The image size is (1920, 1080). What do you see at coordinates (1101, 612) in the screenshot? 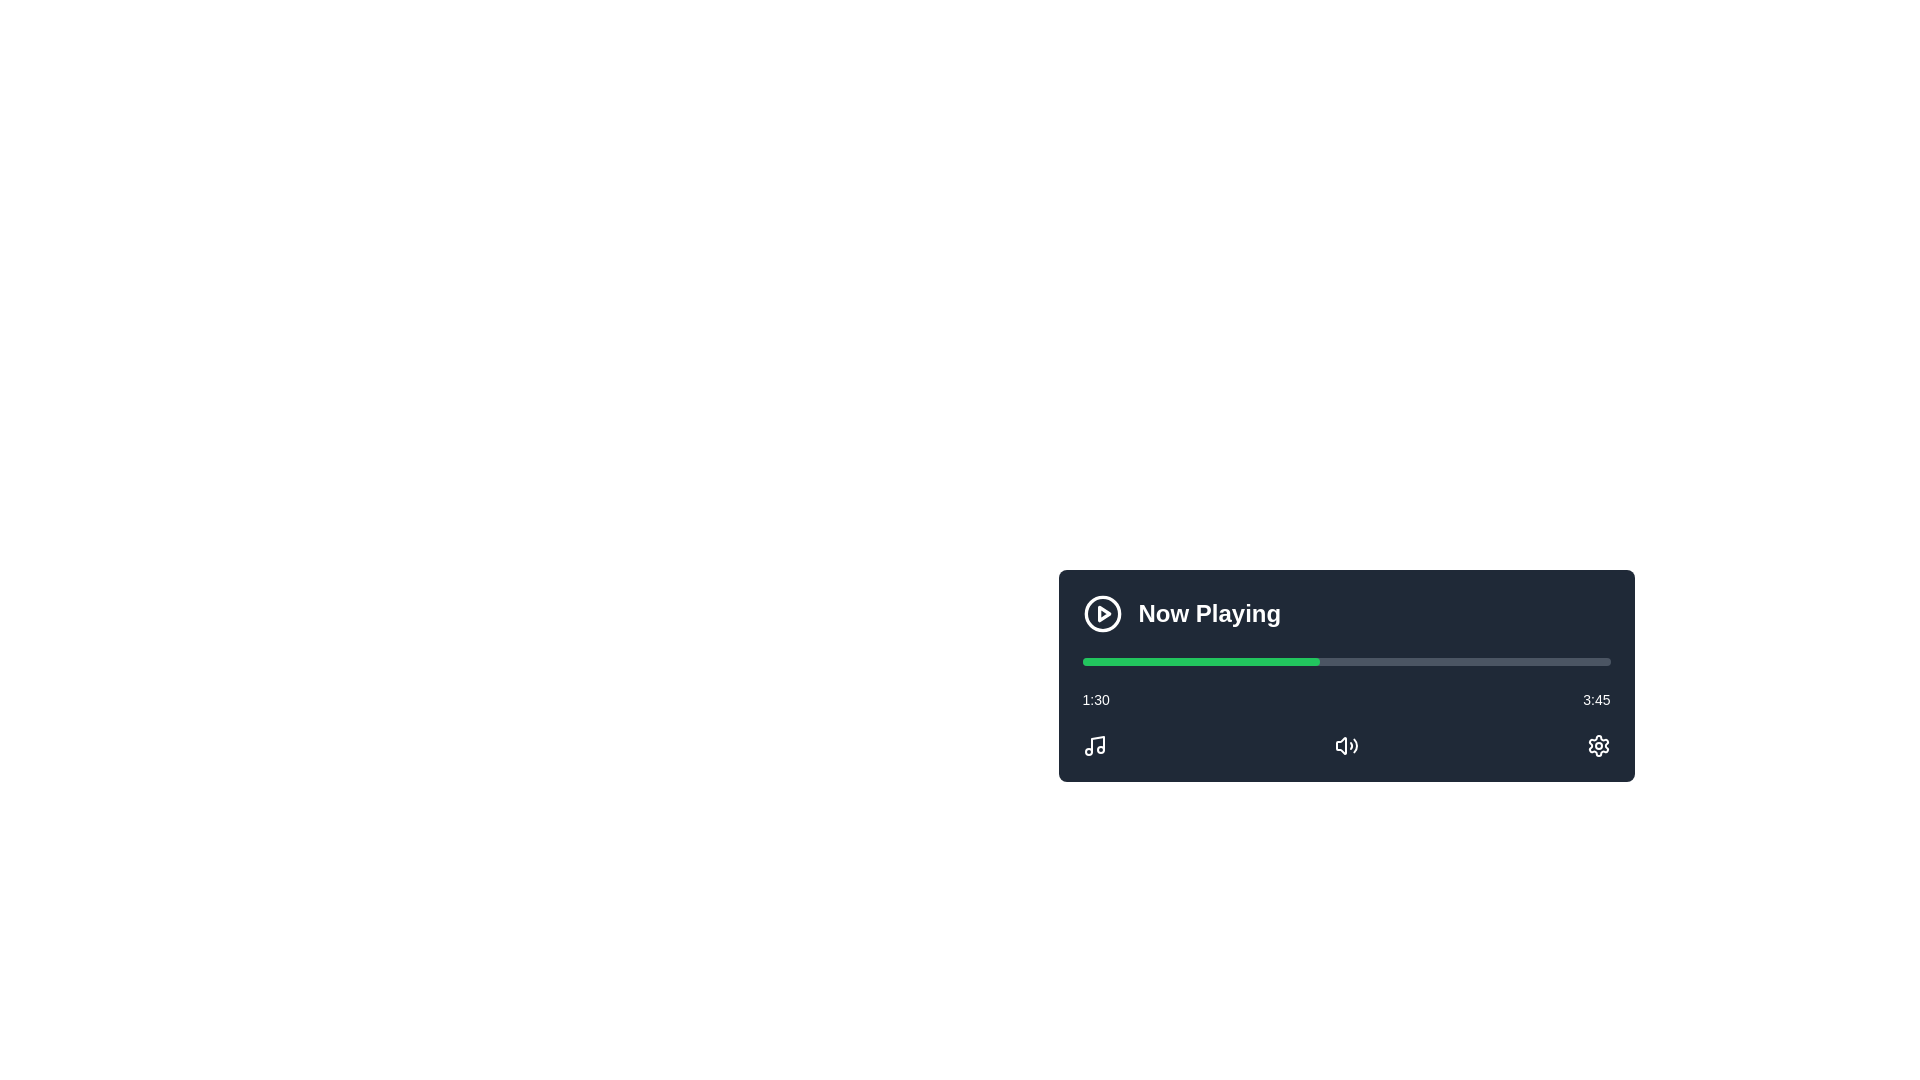
I see `the circular background of the play button located at the top-left corner of the 'Now Playing' card` at bounding box center [1101, 612].